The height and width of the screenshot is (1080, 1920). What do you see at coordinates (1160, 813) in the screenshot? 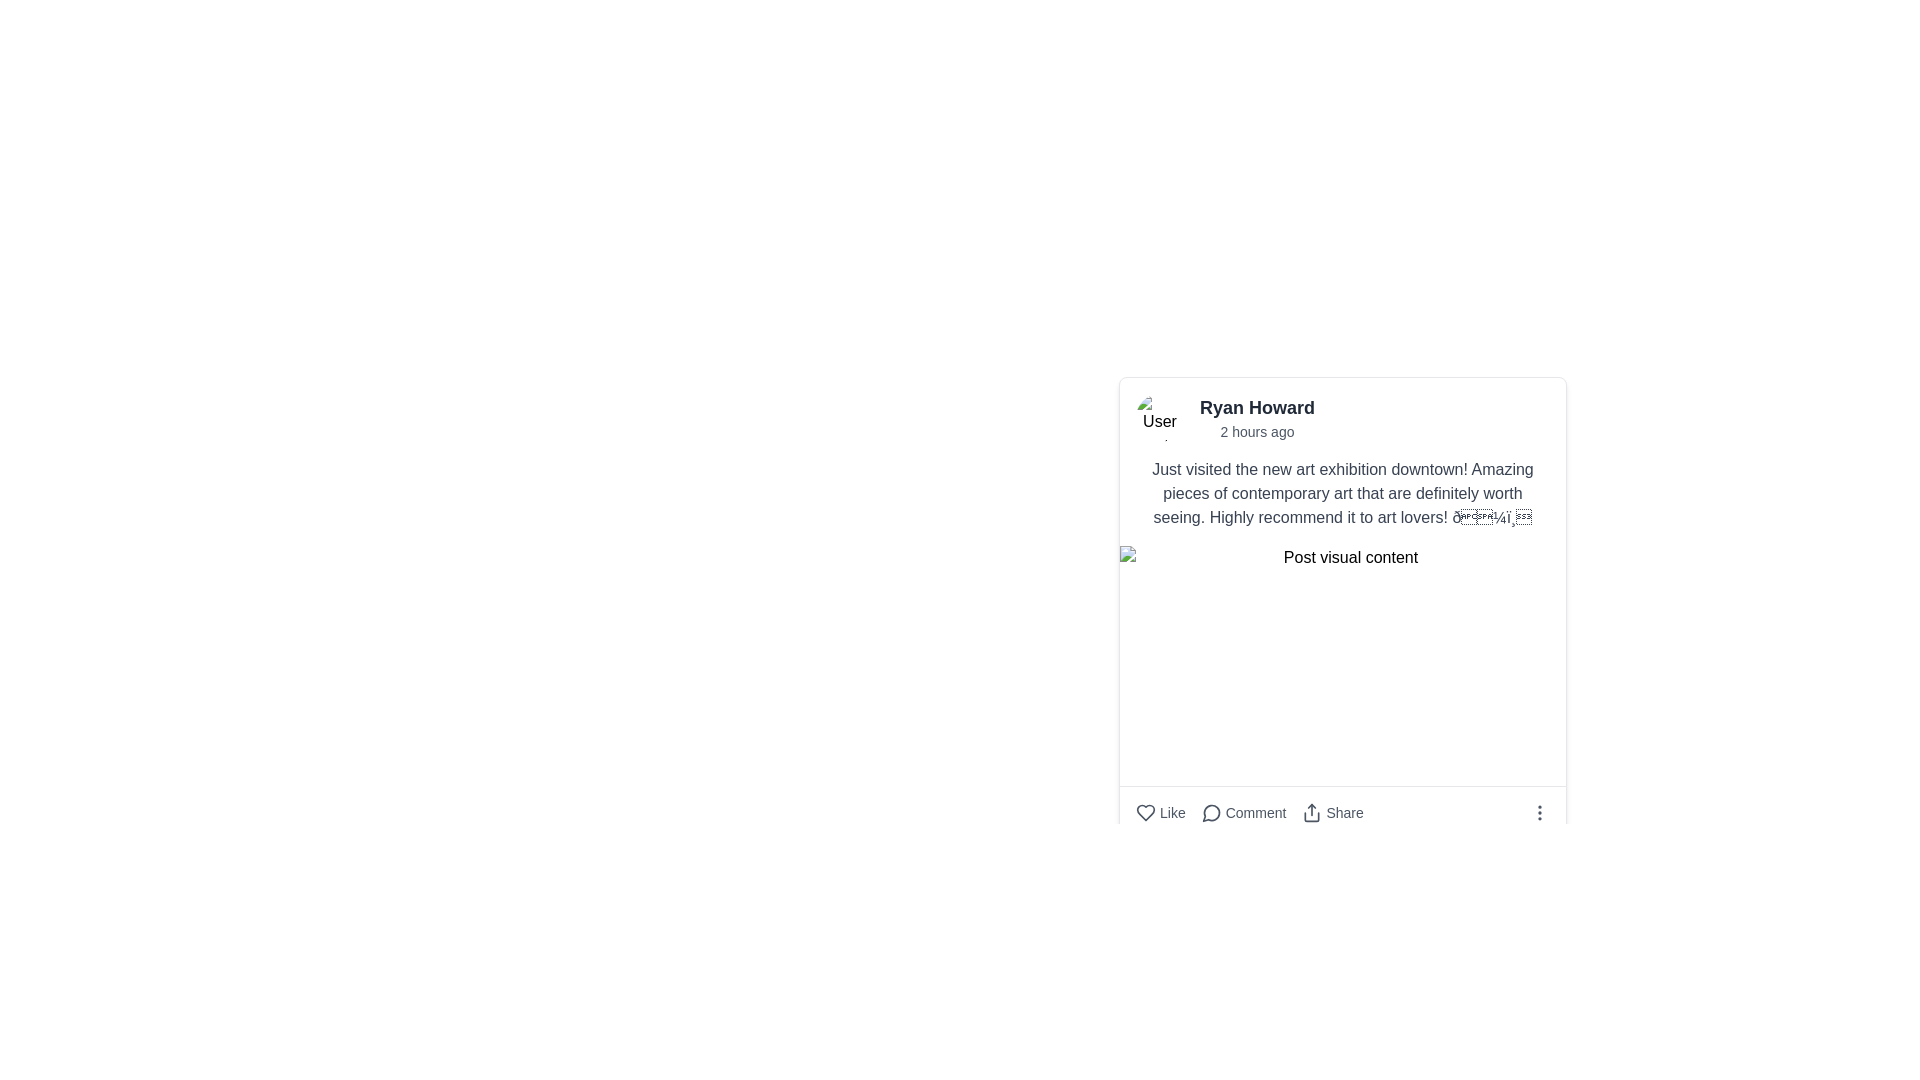
I see `the 'Like' button, the first option in the horizontal control bar at the bottom of a post` at bounding box center [1160, 813].